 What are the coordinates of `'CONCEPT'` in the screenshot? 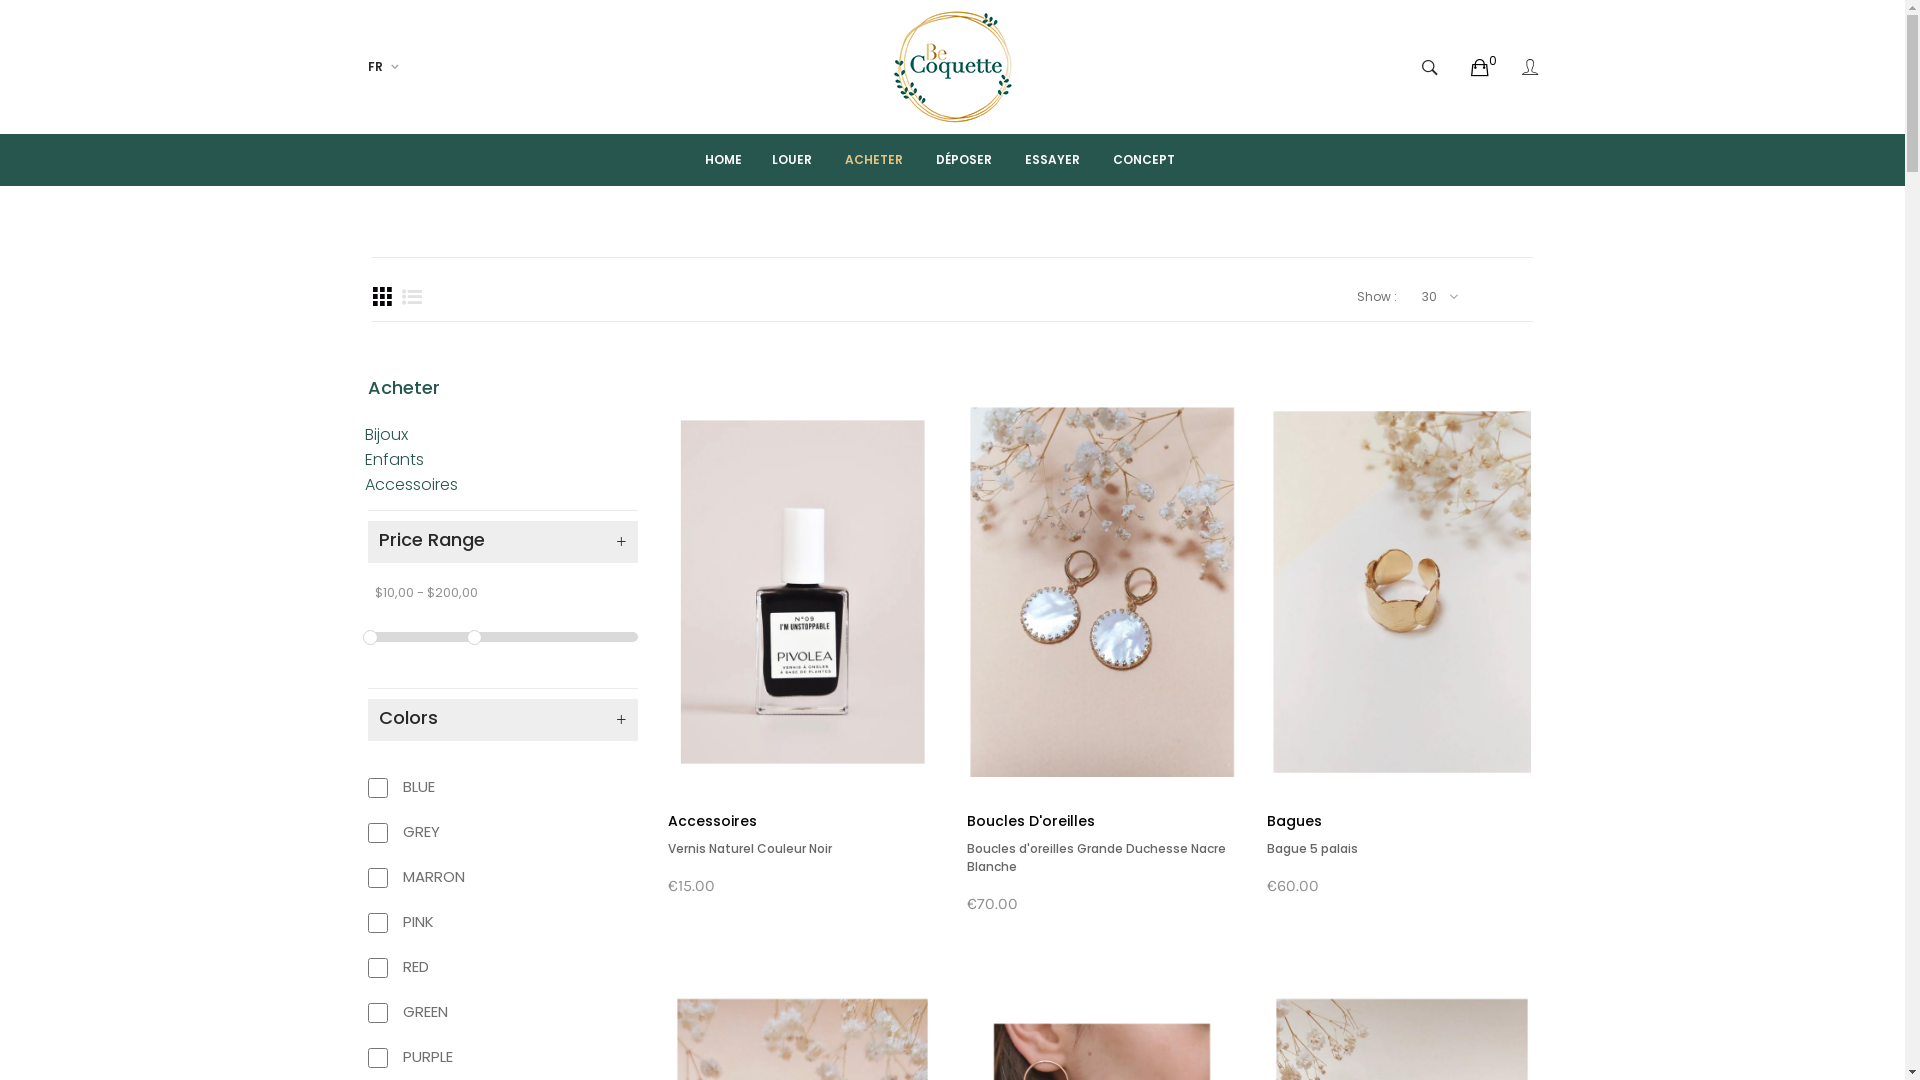 It's located at (1143, 158).